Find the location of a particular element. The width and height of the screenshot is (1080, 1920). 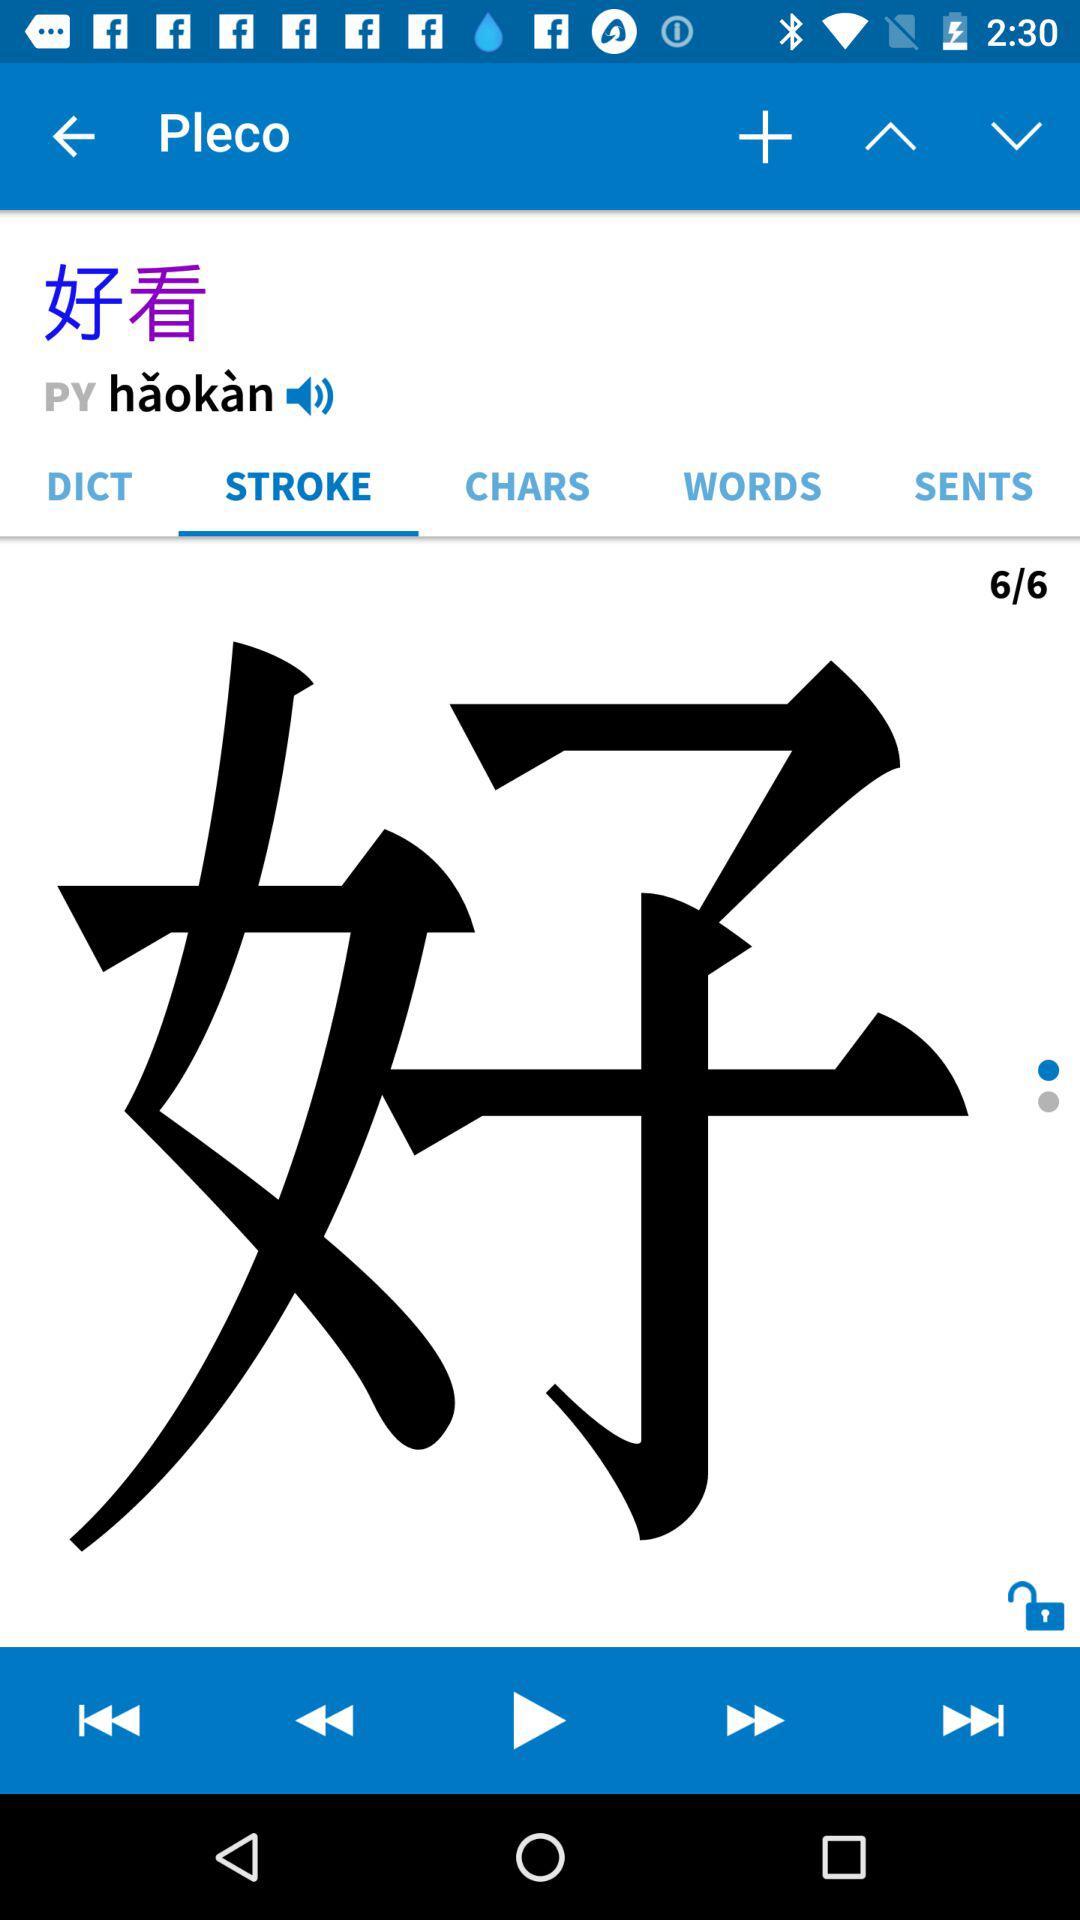

the av_rewind icon is located at coordinates (323, 1719).